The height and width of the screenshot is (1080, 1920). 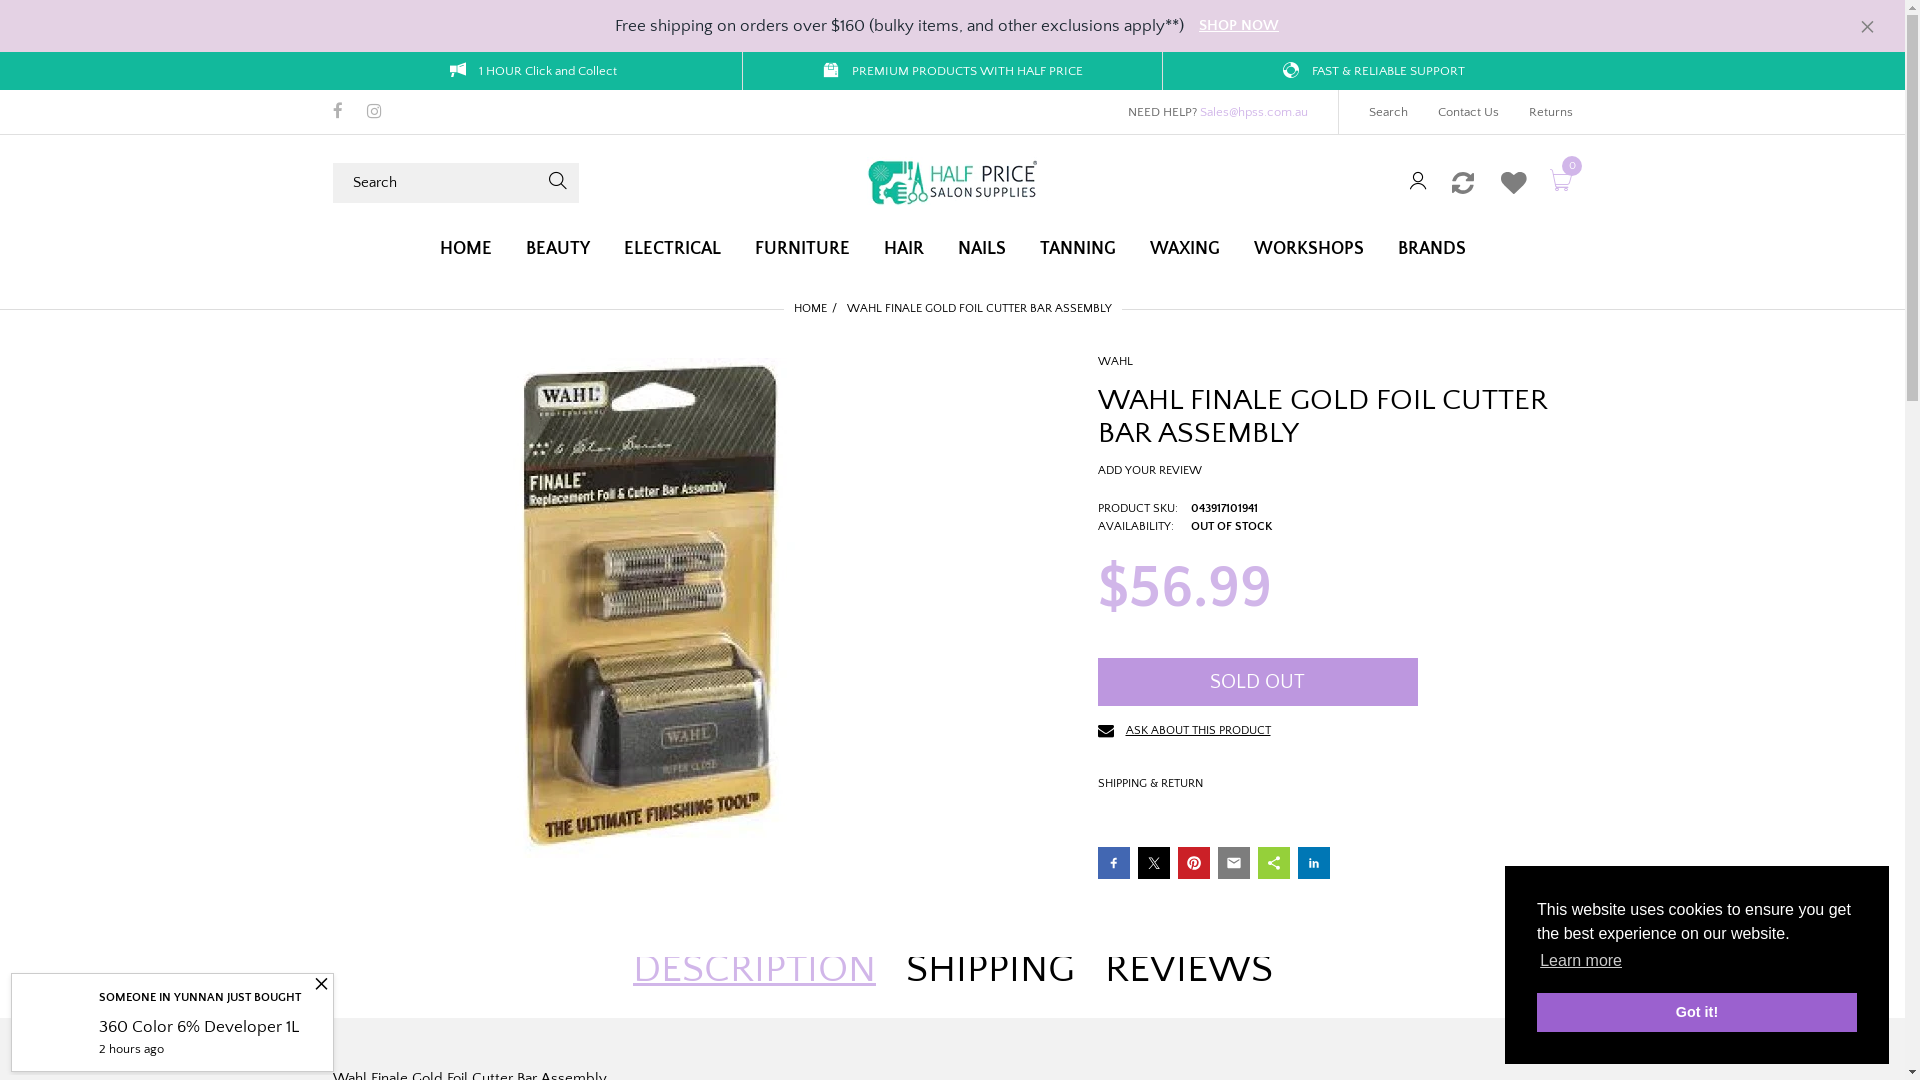 I want to click on 'DESCRIPTION', so click(x=752, y=967).